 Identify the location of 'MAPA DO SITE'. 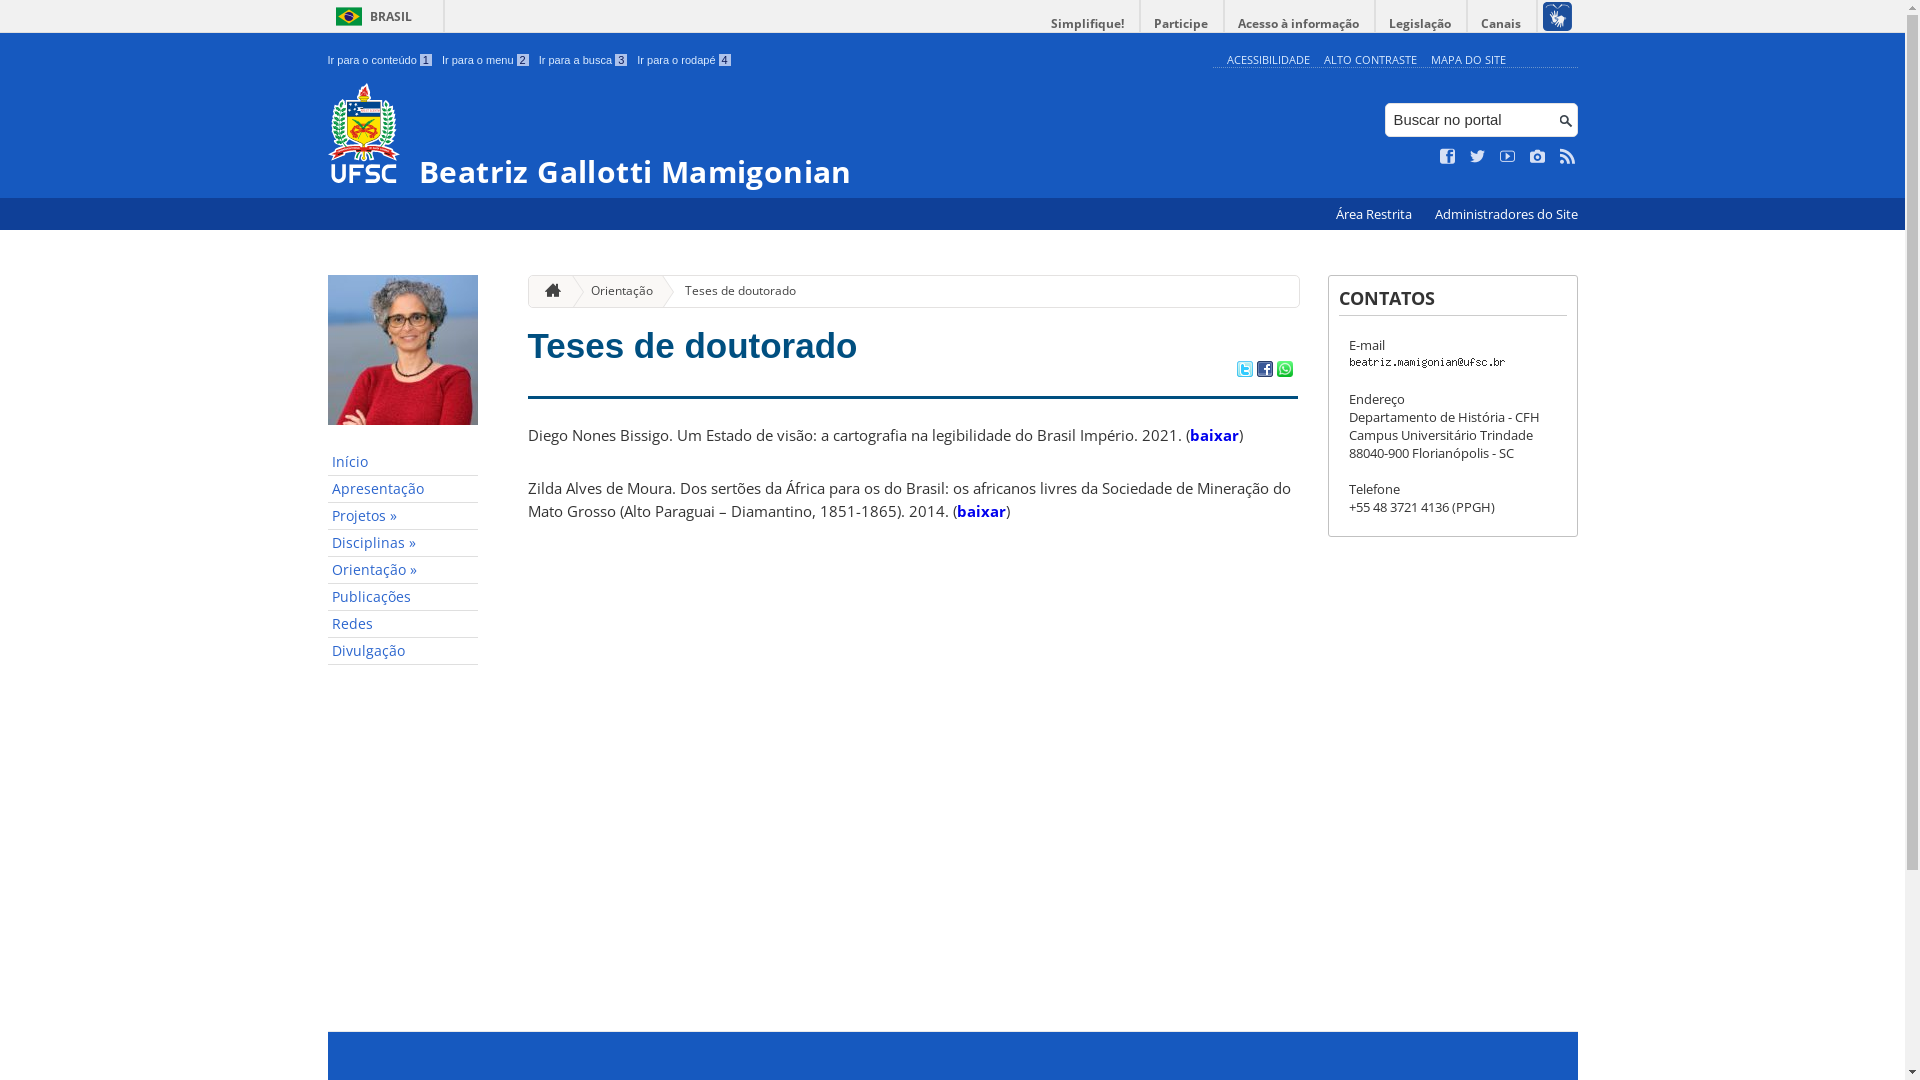
(1429, 58).